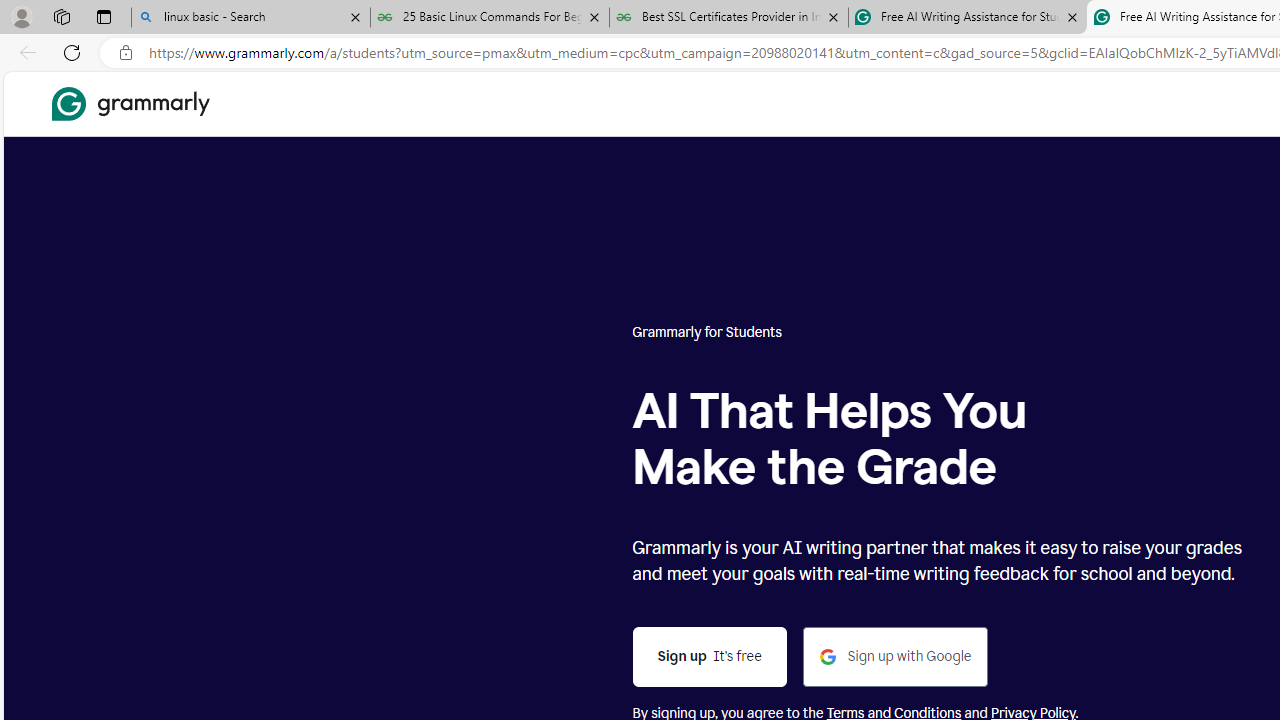  Describe the element at coordinates (728, 17) in the screenshot. I see `'Best SSL Certificates Provider in India - GeeksforGeeks'` at that location.